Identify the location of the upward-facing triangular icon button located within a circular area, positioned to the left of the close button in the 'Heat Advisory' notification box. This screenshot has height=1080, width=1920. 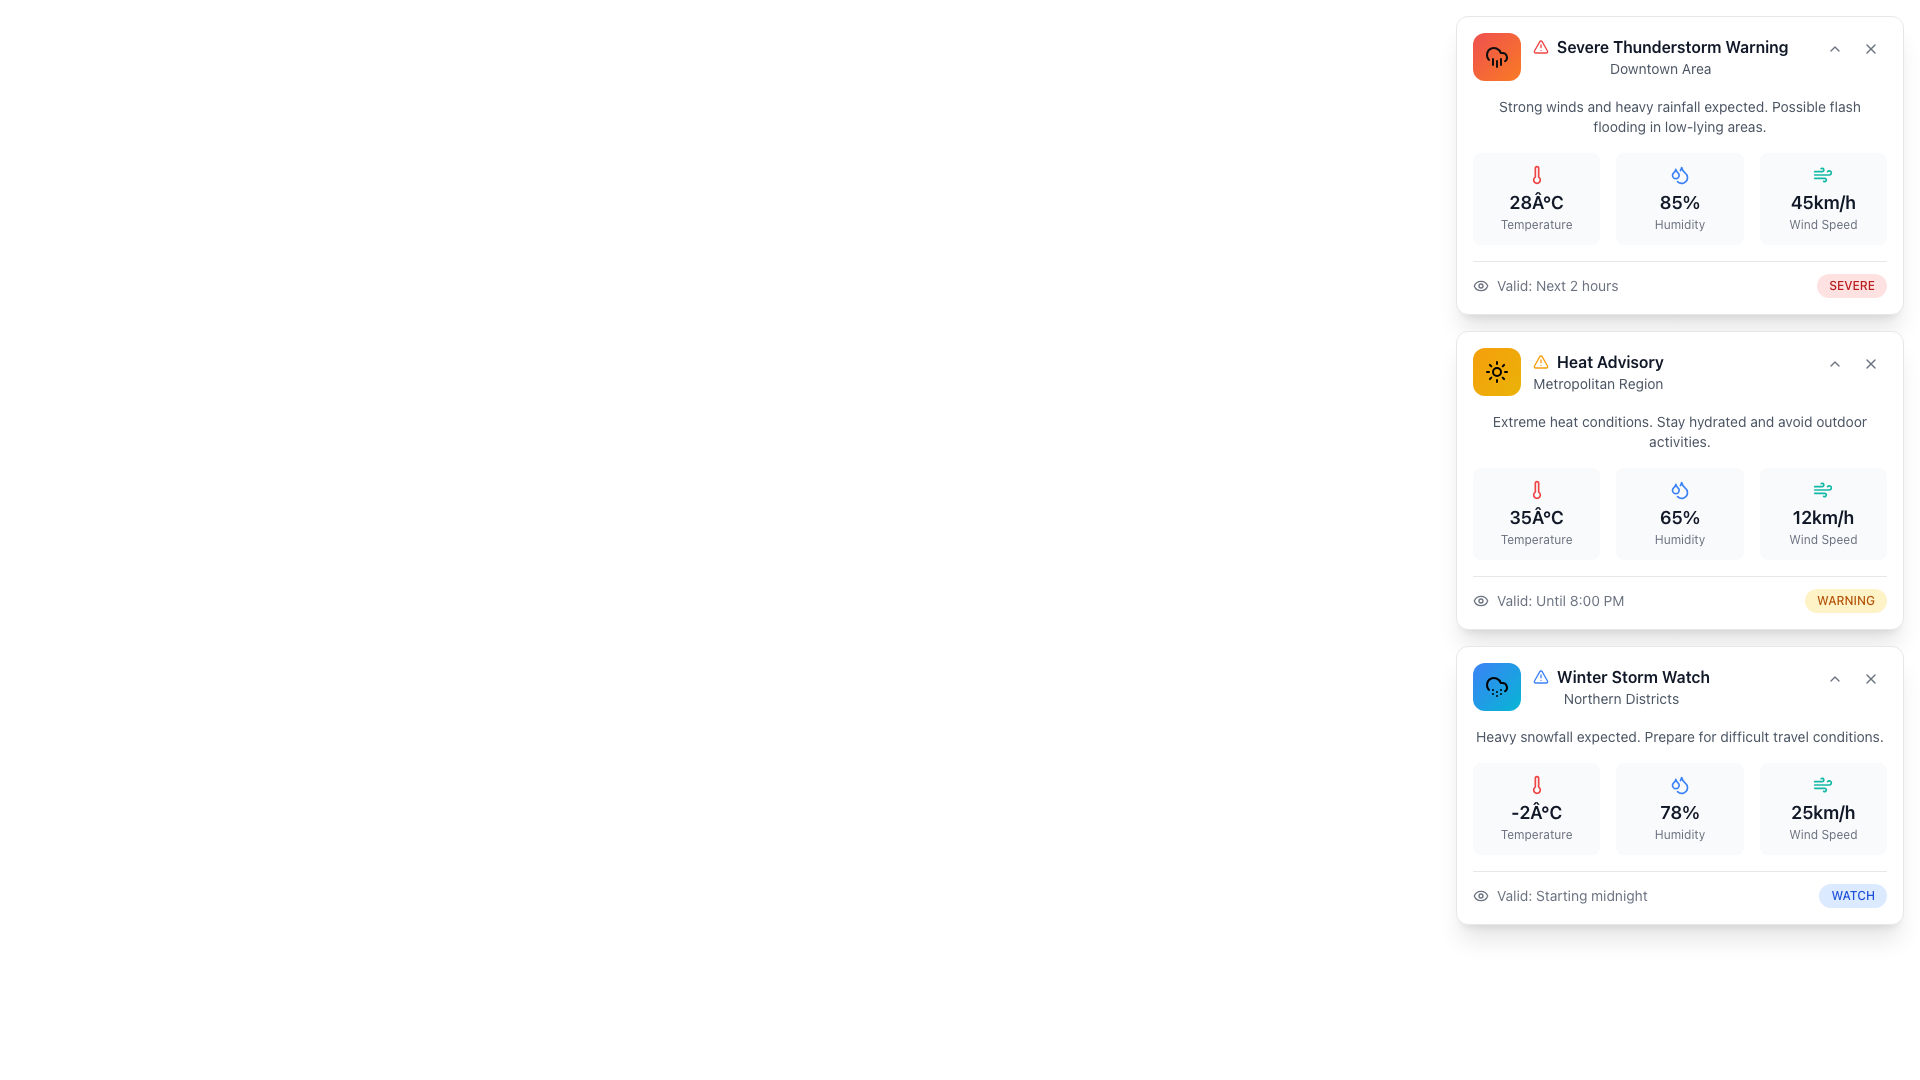
(1834, 363).